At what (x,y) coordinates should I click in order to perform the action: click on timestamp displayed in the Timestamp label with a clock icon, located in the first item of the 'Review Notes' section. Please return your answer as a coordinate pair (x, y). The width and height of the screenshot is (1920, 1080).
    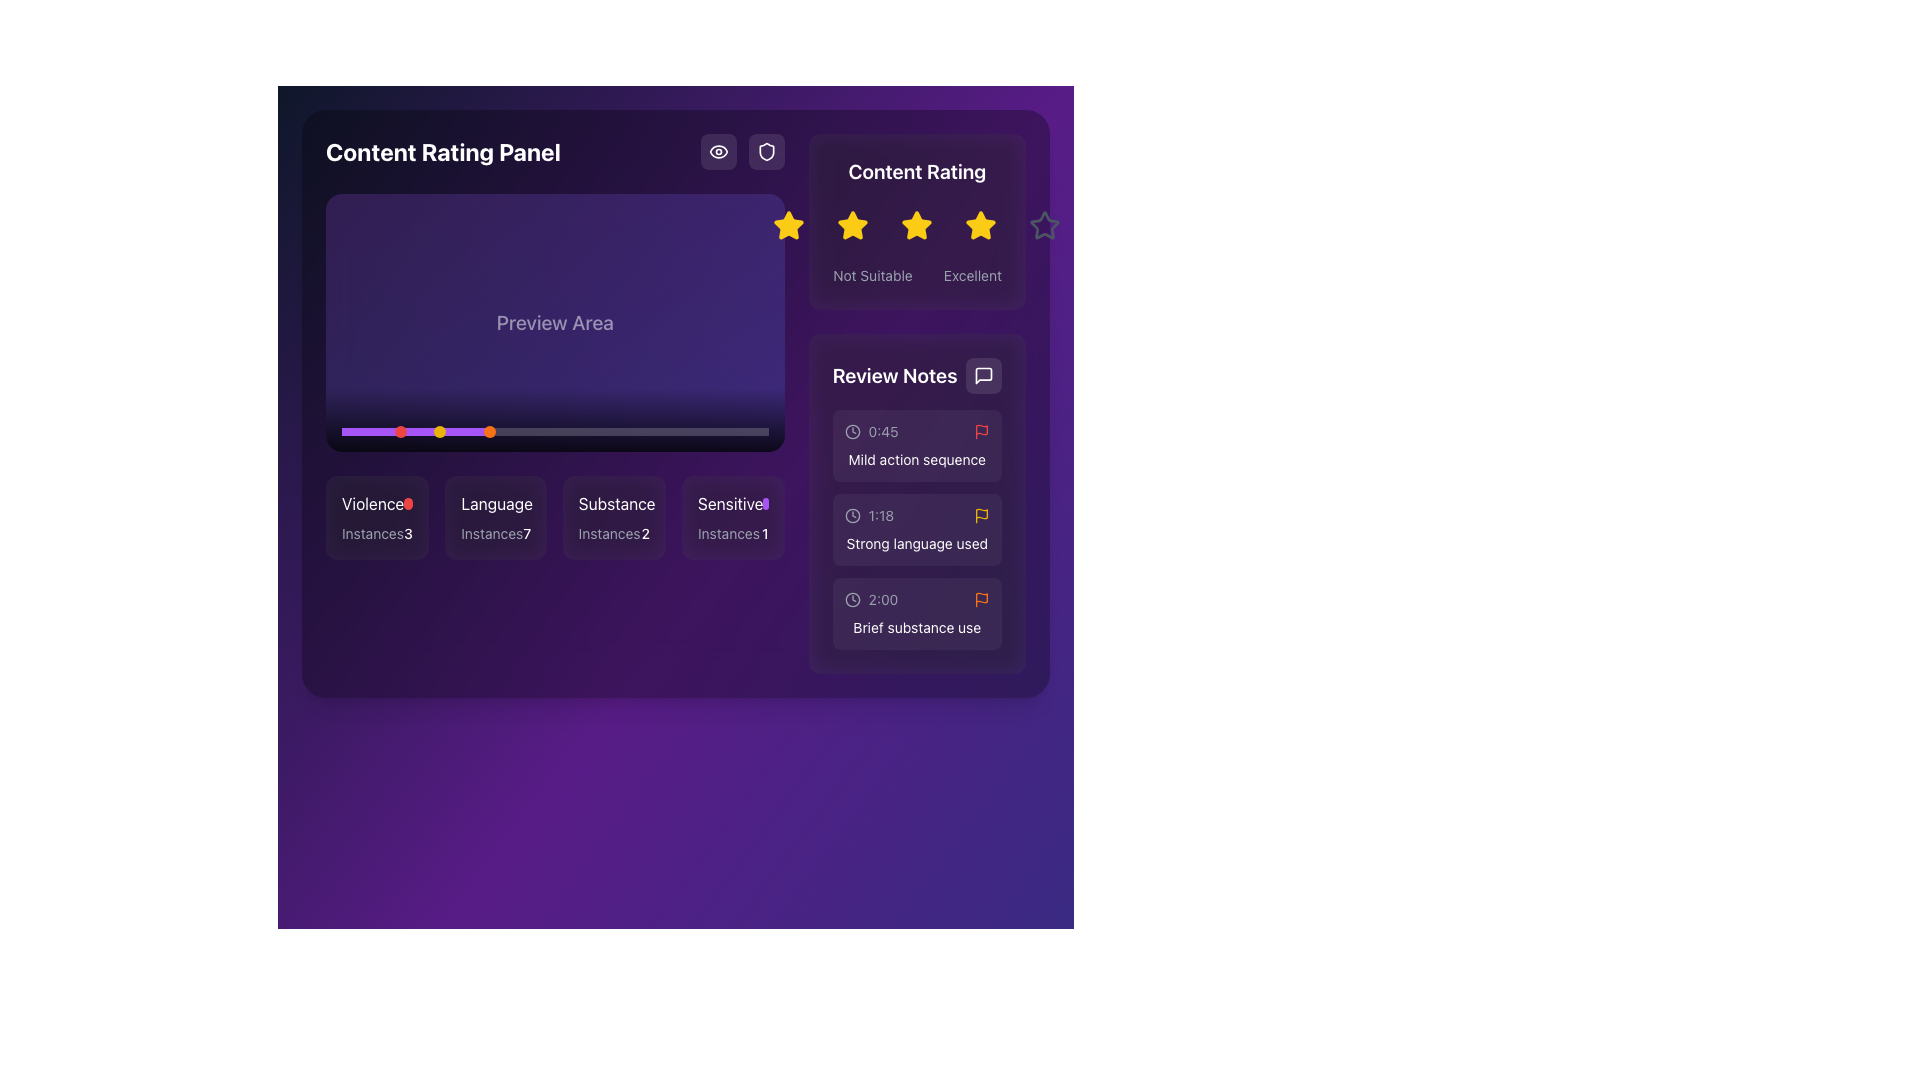
    Looking at the image, I should click on (871, 431).